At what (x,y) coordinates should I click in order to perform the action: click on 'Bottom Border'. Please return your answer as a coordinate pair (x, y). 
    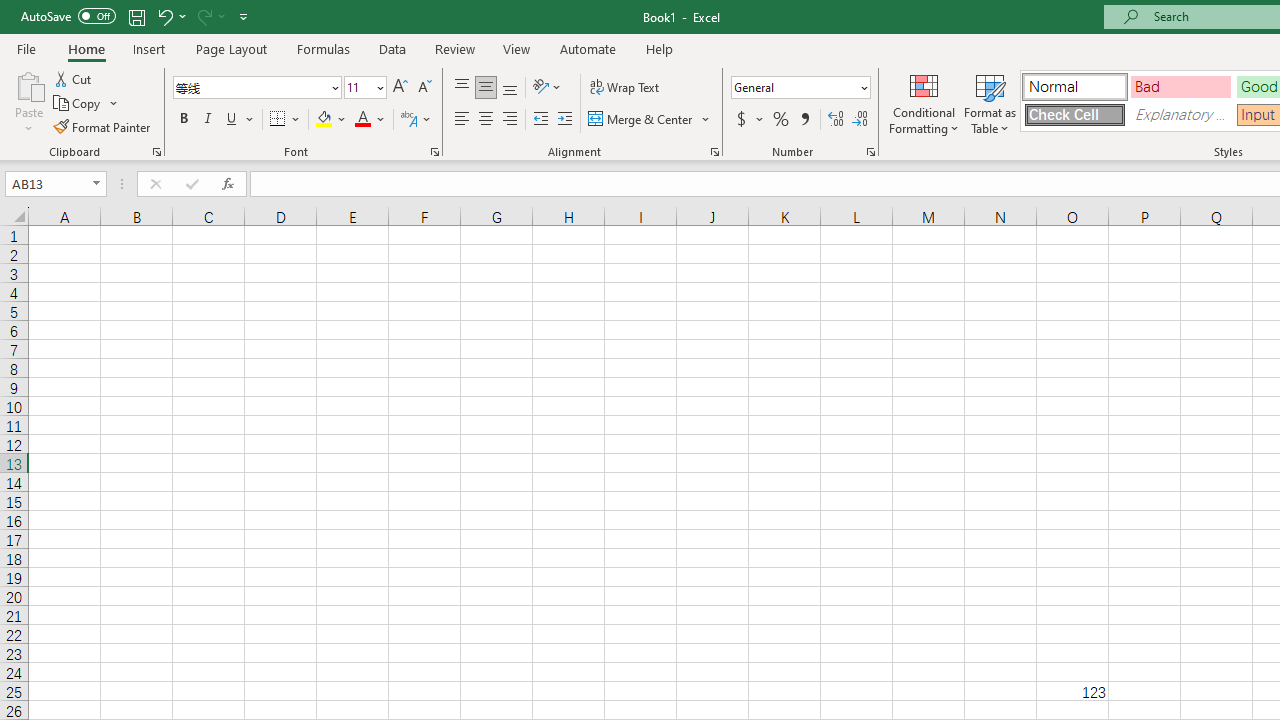
    Looking at the image, I should click on (277, 119).